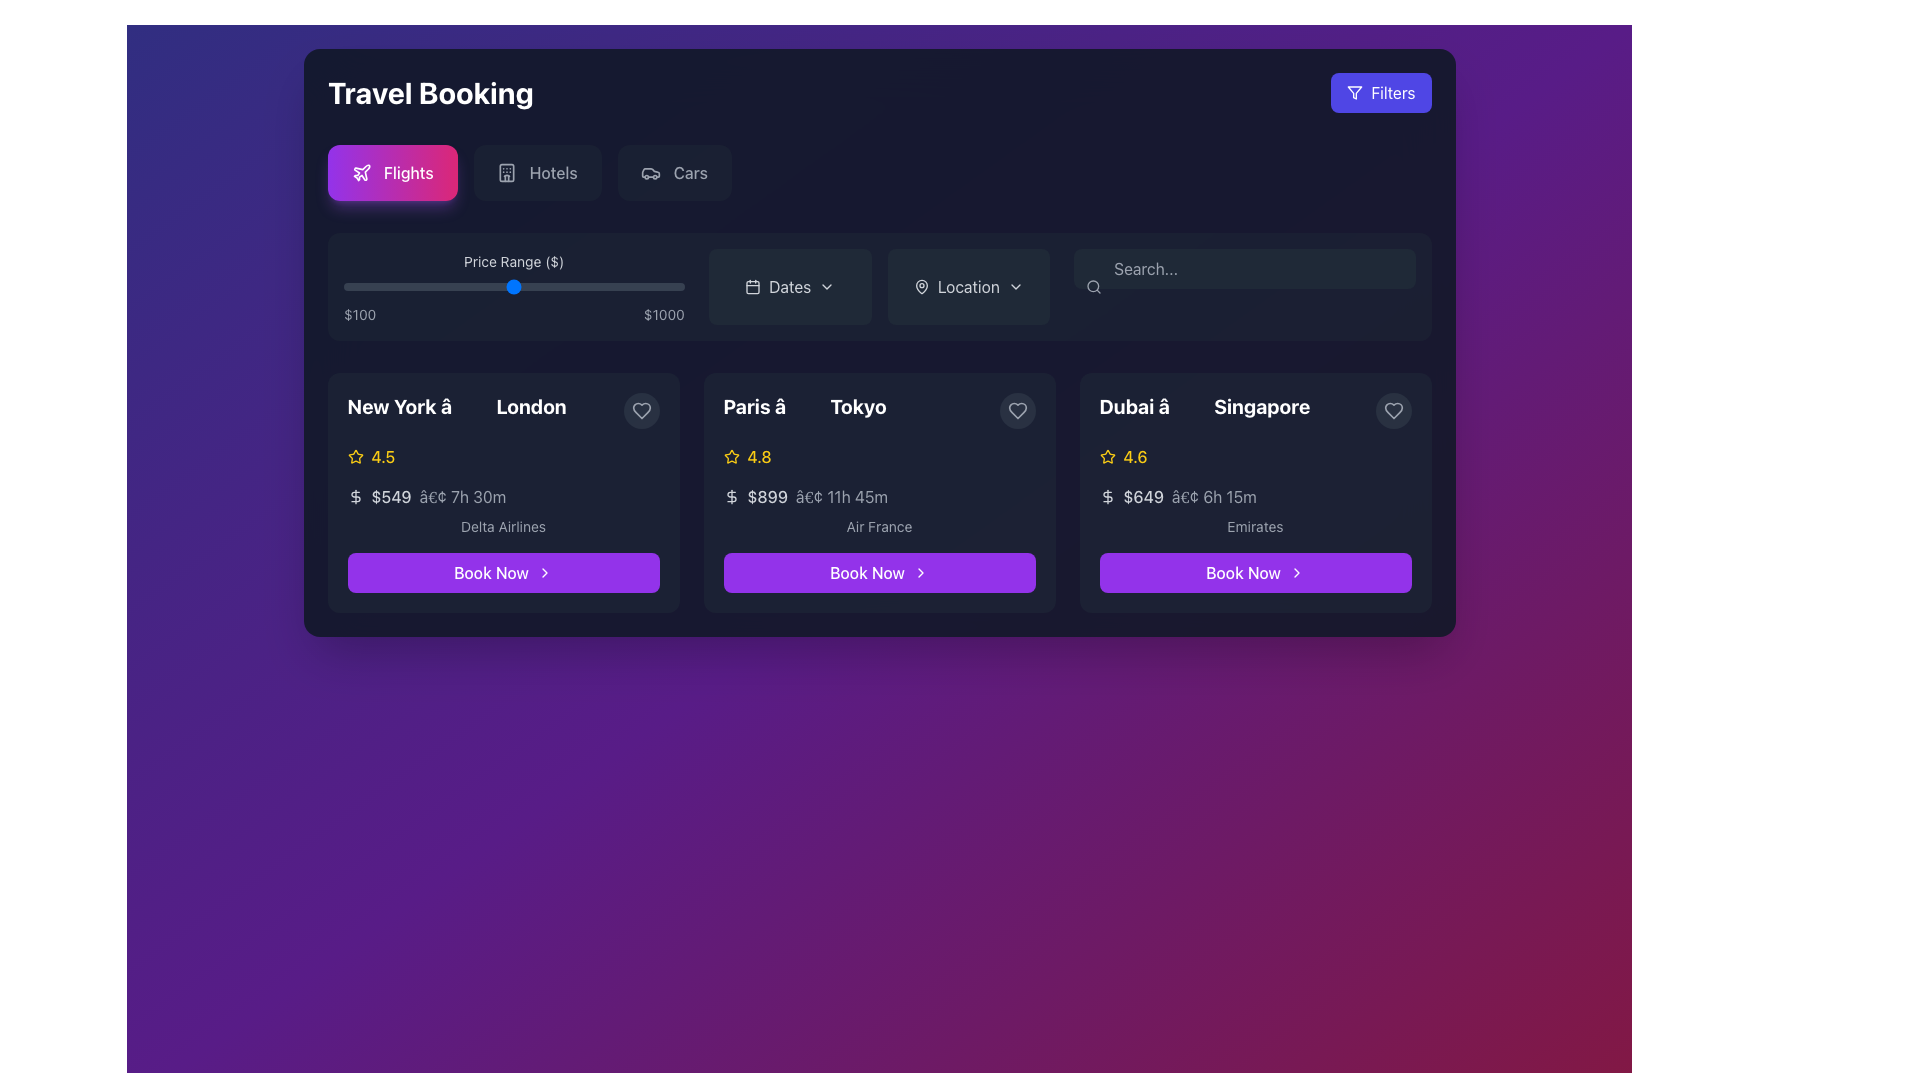  What do you see at coordinates (1015, 286) in the screenshot?
I see `the downward-facing chevron icon associated with the 'Location' label` at bounding box center [1015, 286].